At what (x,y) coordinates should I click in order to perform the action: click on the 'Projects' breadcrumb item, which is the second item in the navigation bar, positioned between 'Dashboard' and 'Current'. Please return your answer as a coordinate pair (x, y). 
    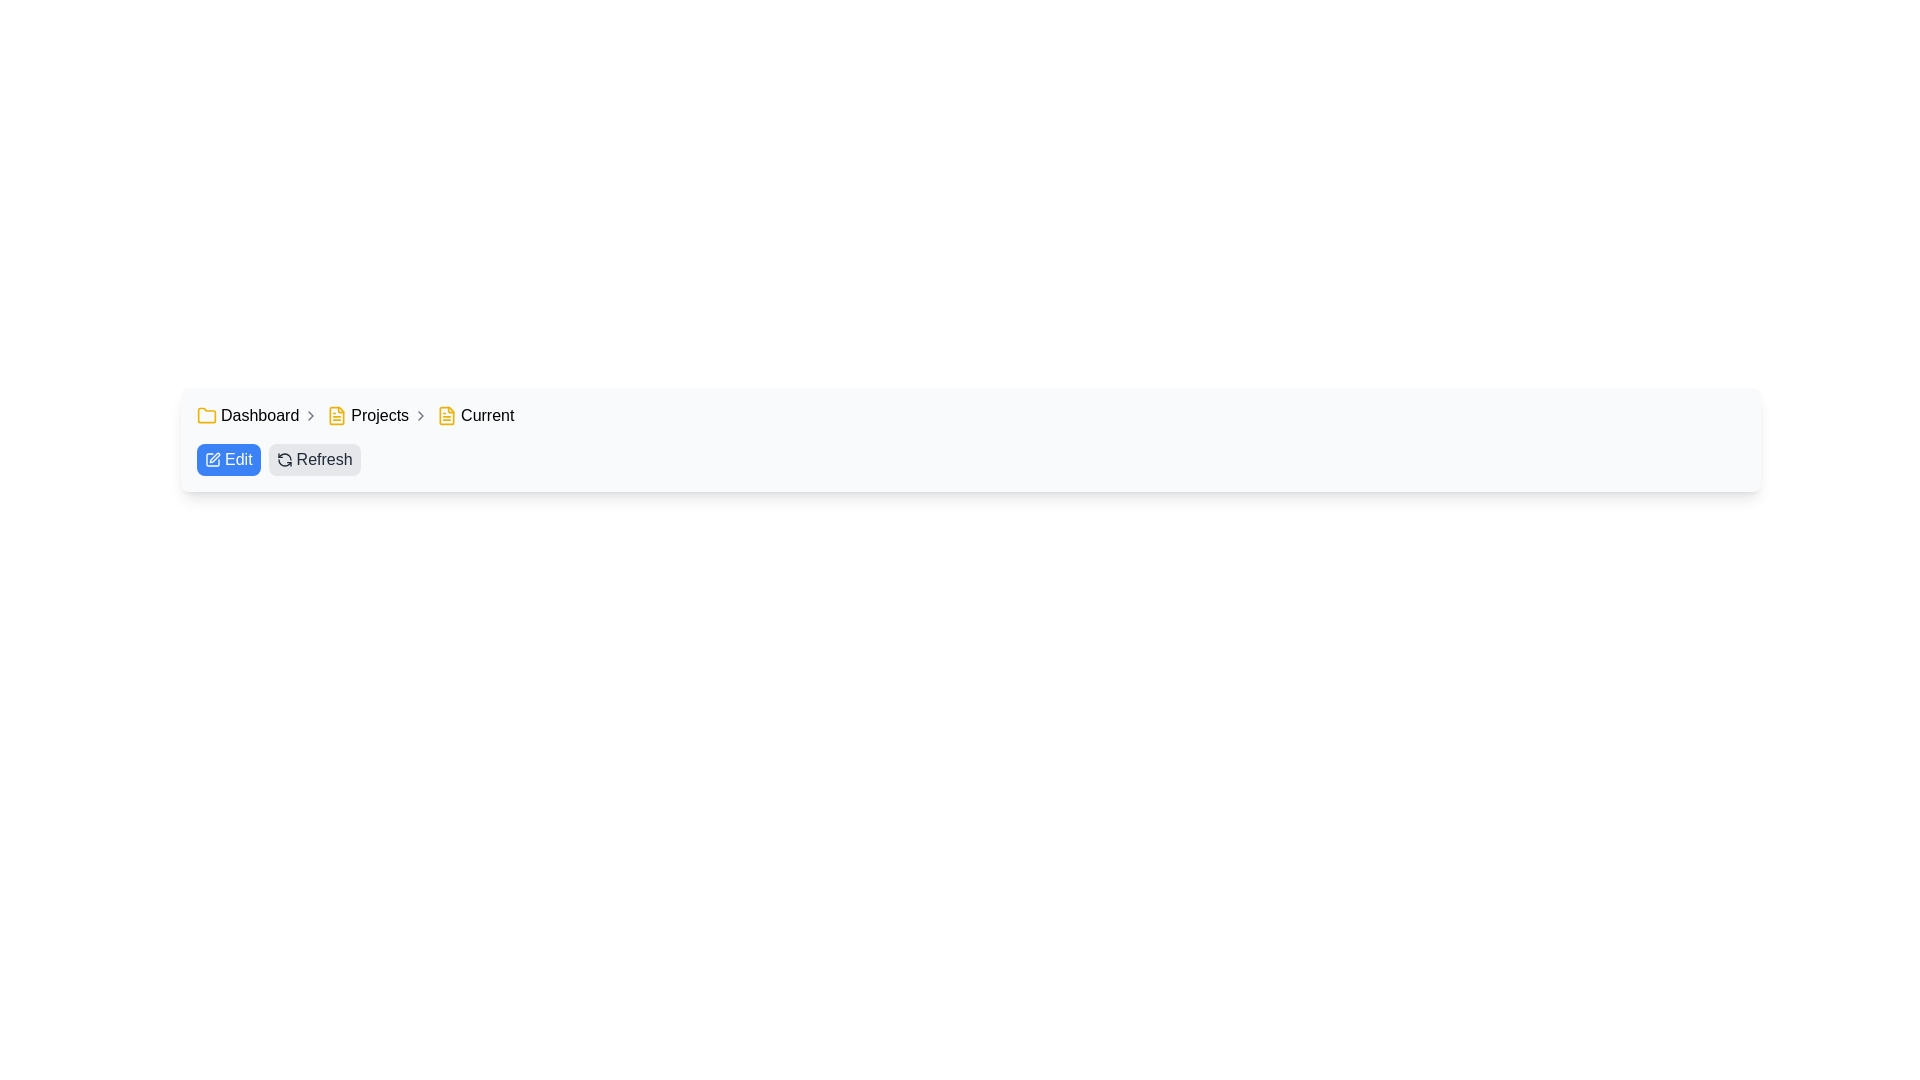
    Looking at the image, I should click on (378, 415).